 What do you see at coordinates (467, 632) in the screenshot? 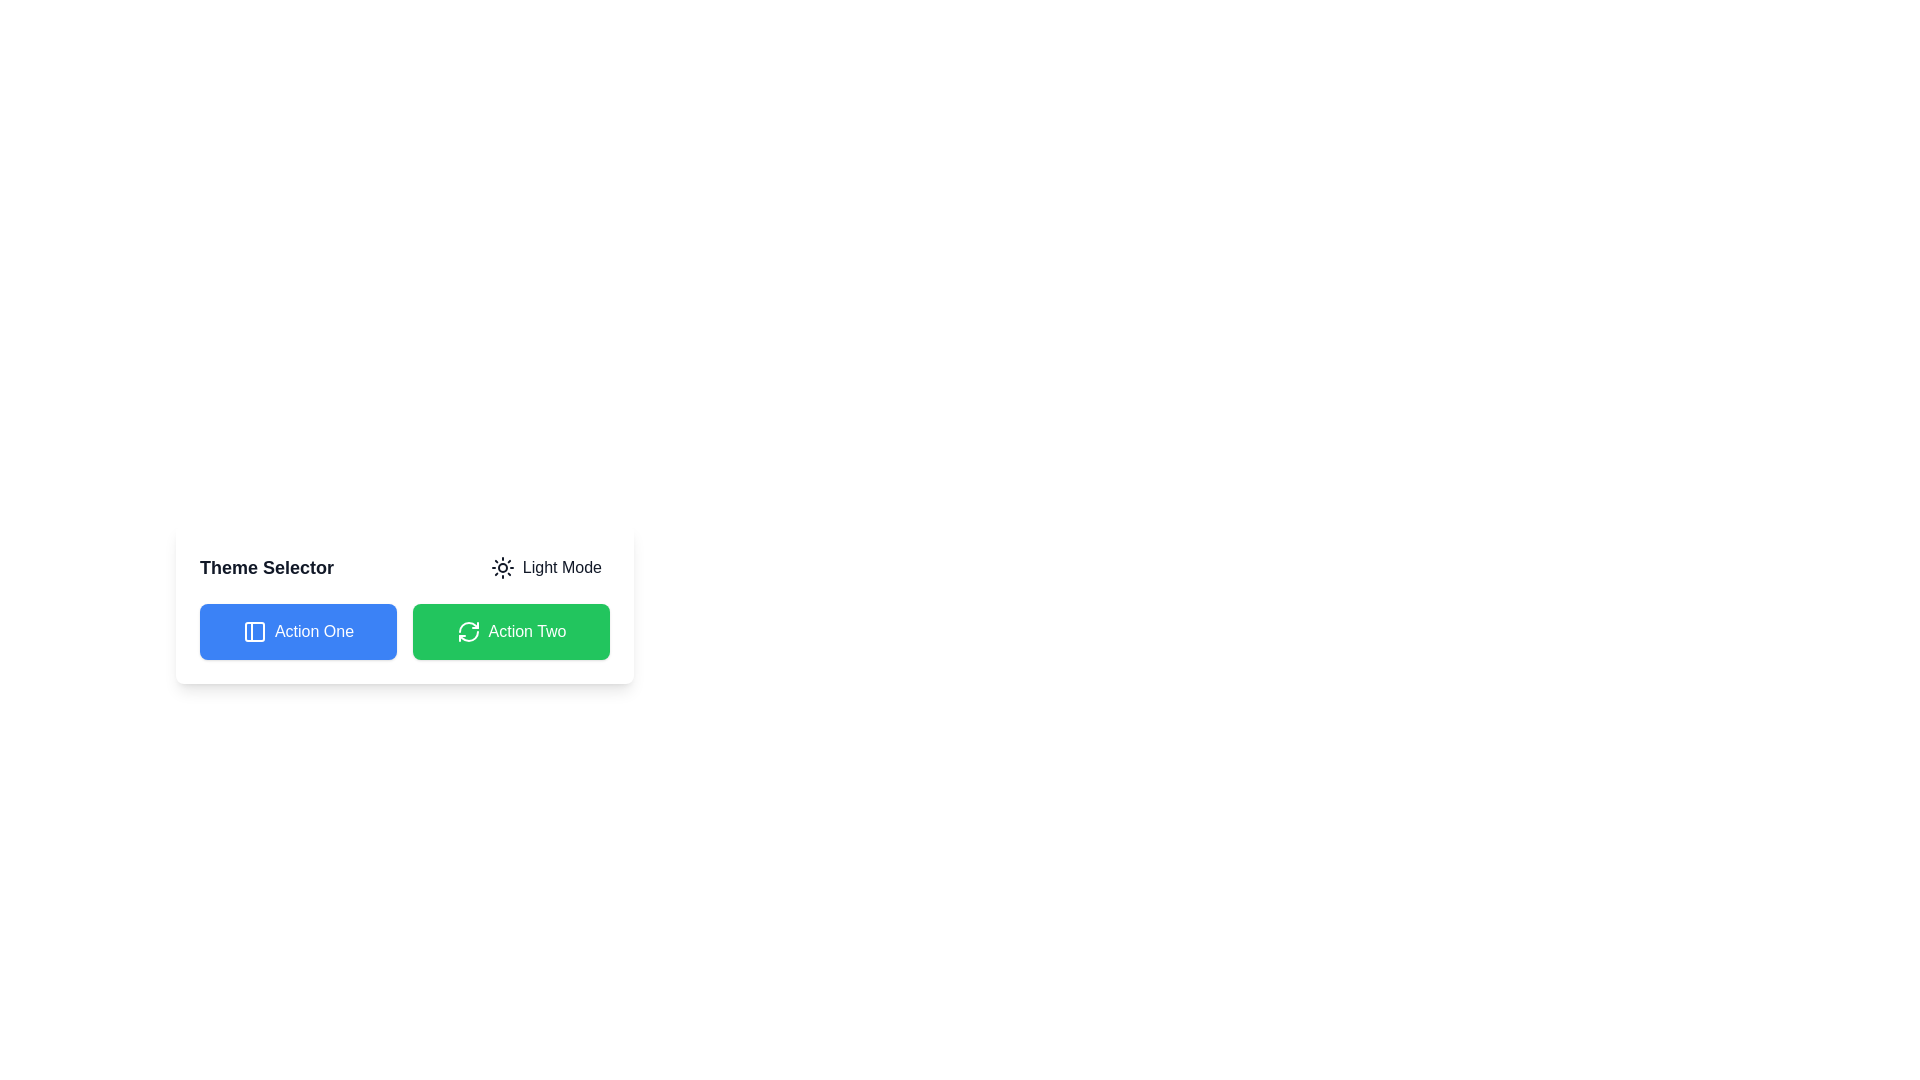
I see `the circular refresh icon with a green background and white arrows, located within the 'Action Two' button` at bounding box center [467, 632].